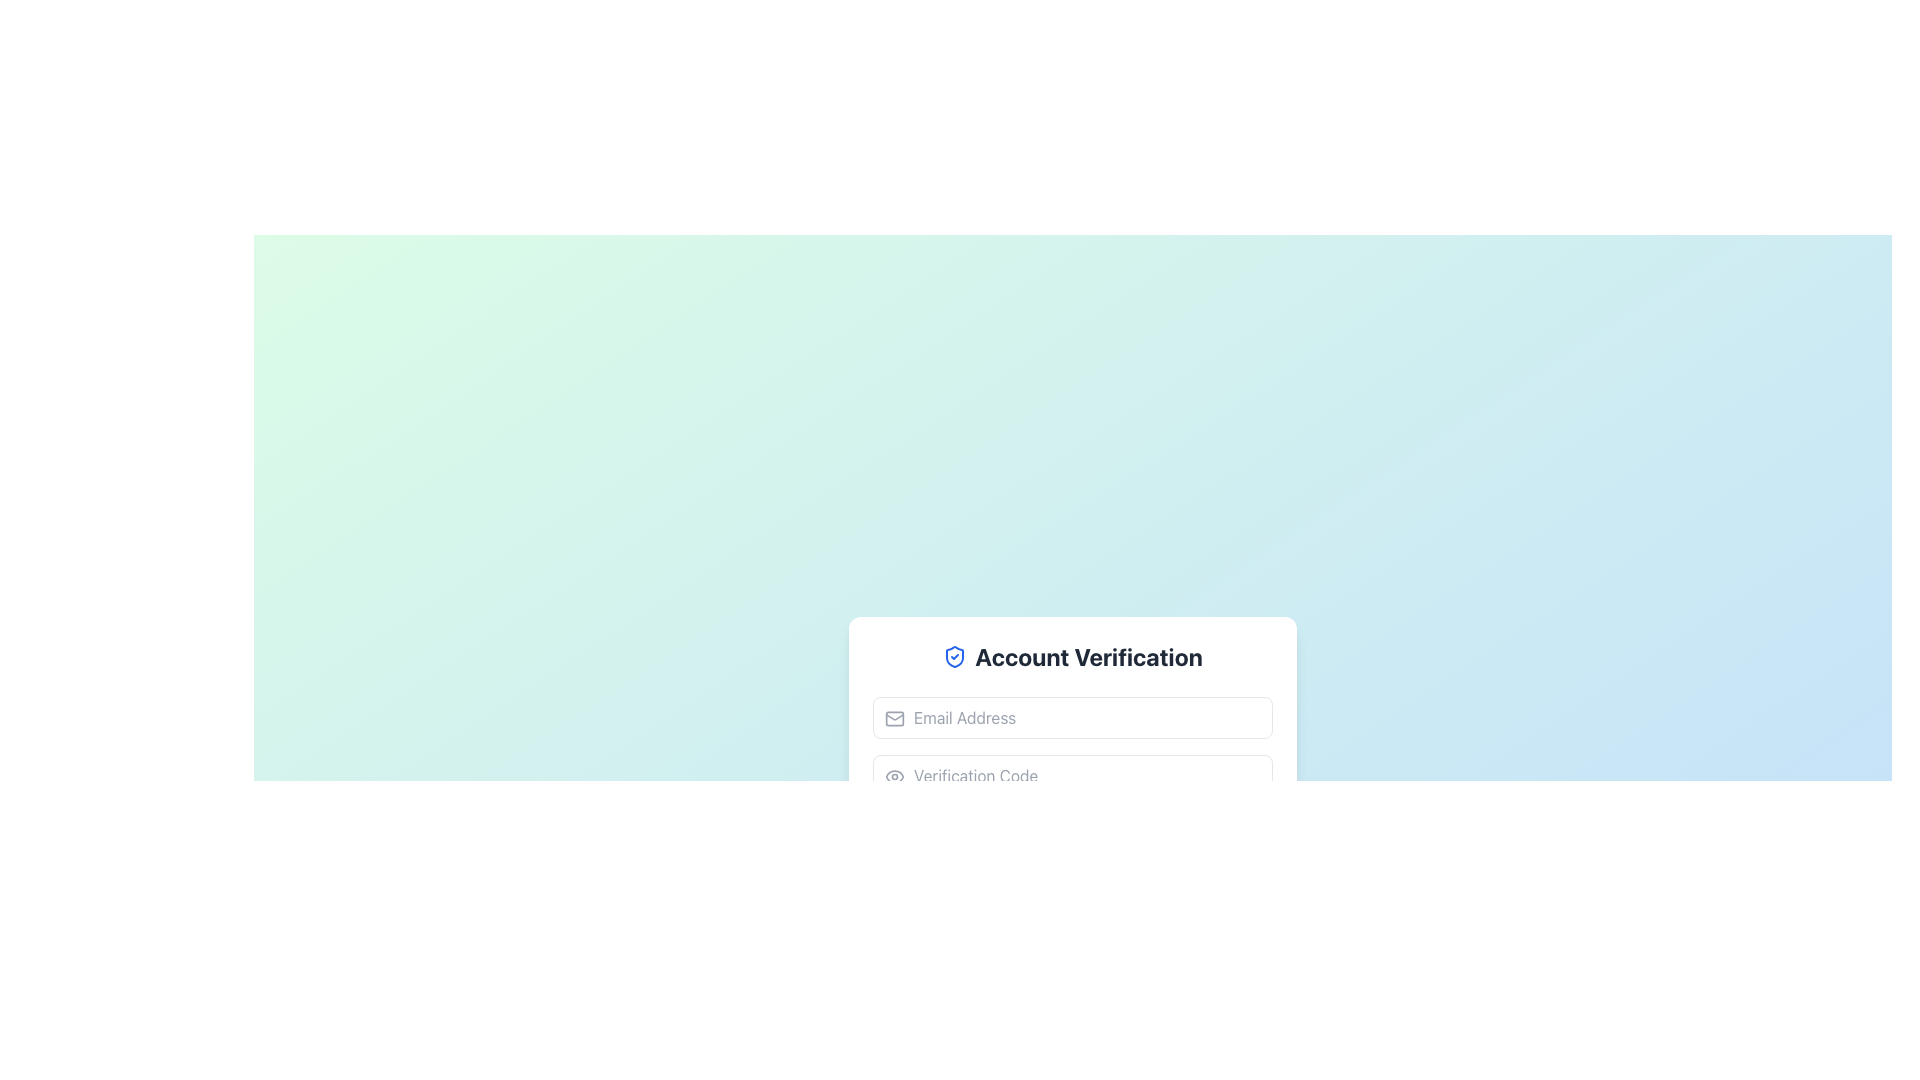 This screenshot has width=1920, height=1080. Describe the element at coordinates (893, 775) in the screenshot. I see `the visibility toggle button located to the far left of the verification code field` at that location.